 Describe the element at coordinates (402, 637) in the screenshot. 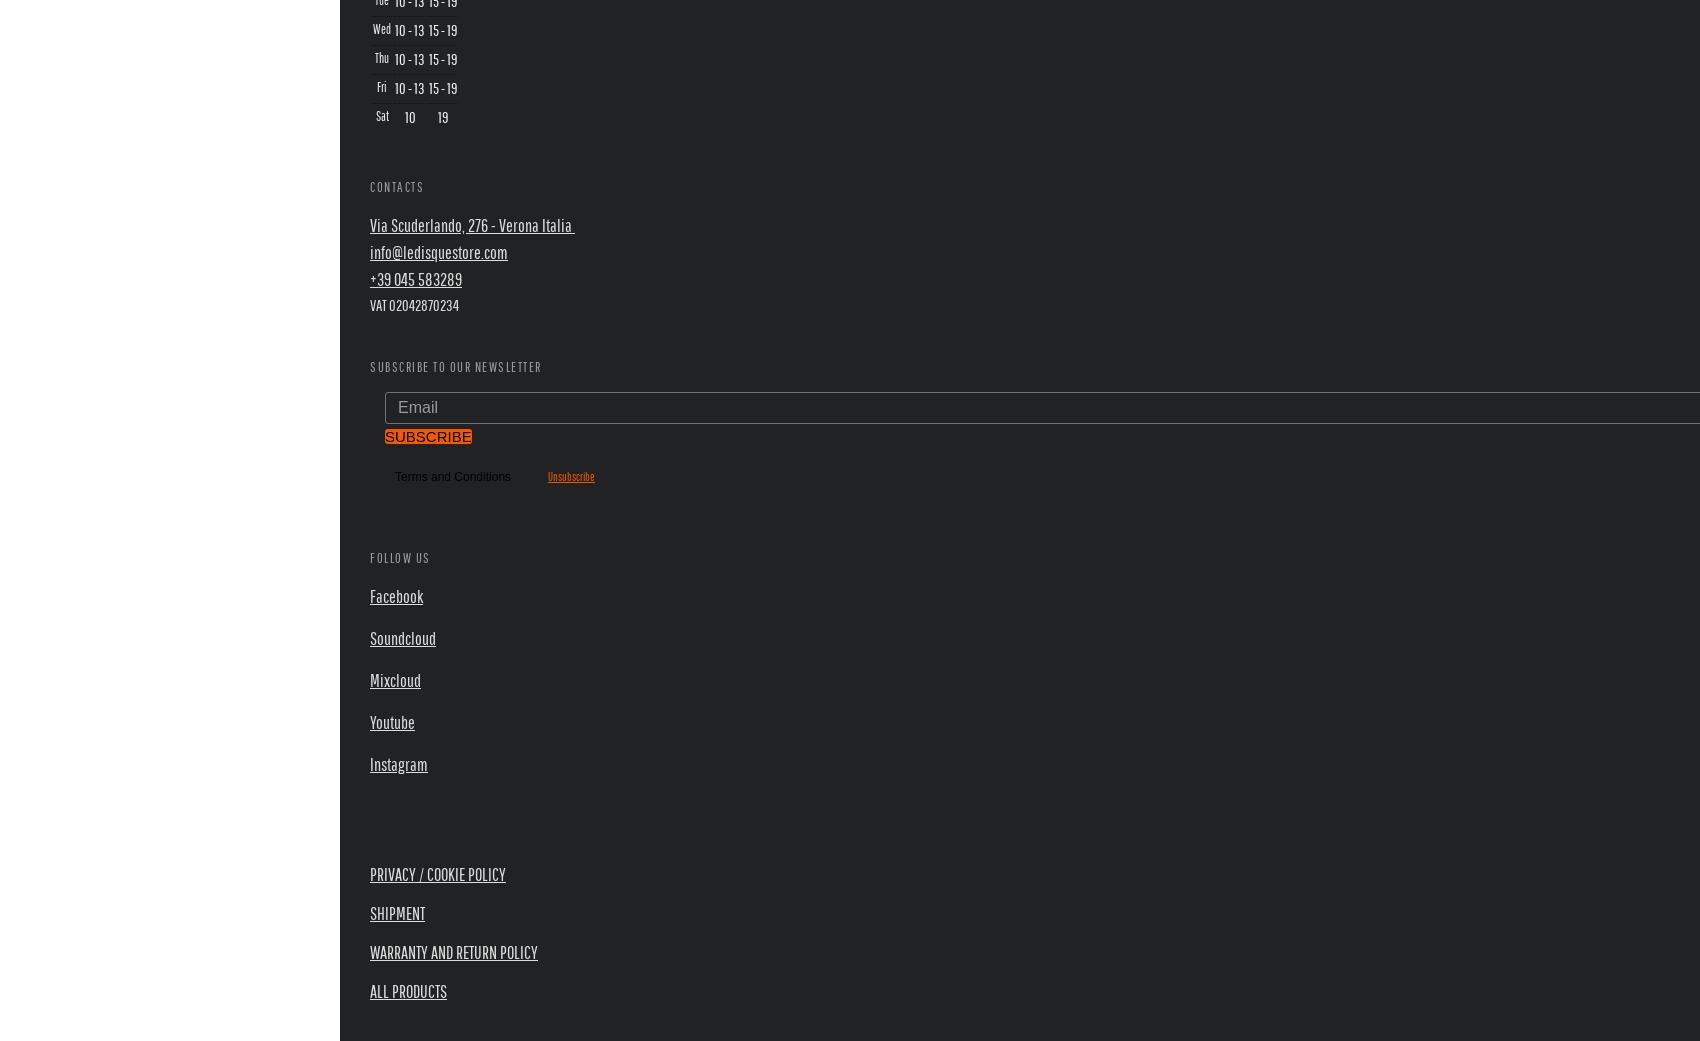

I see `'Soundcloud'` at that location.